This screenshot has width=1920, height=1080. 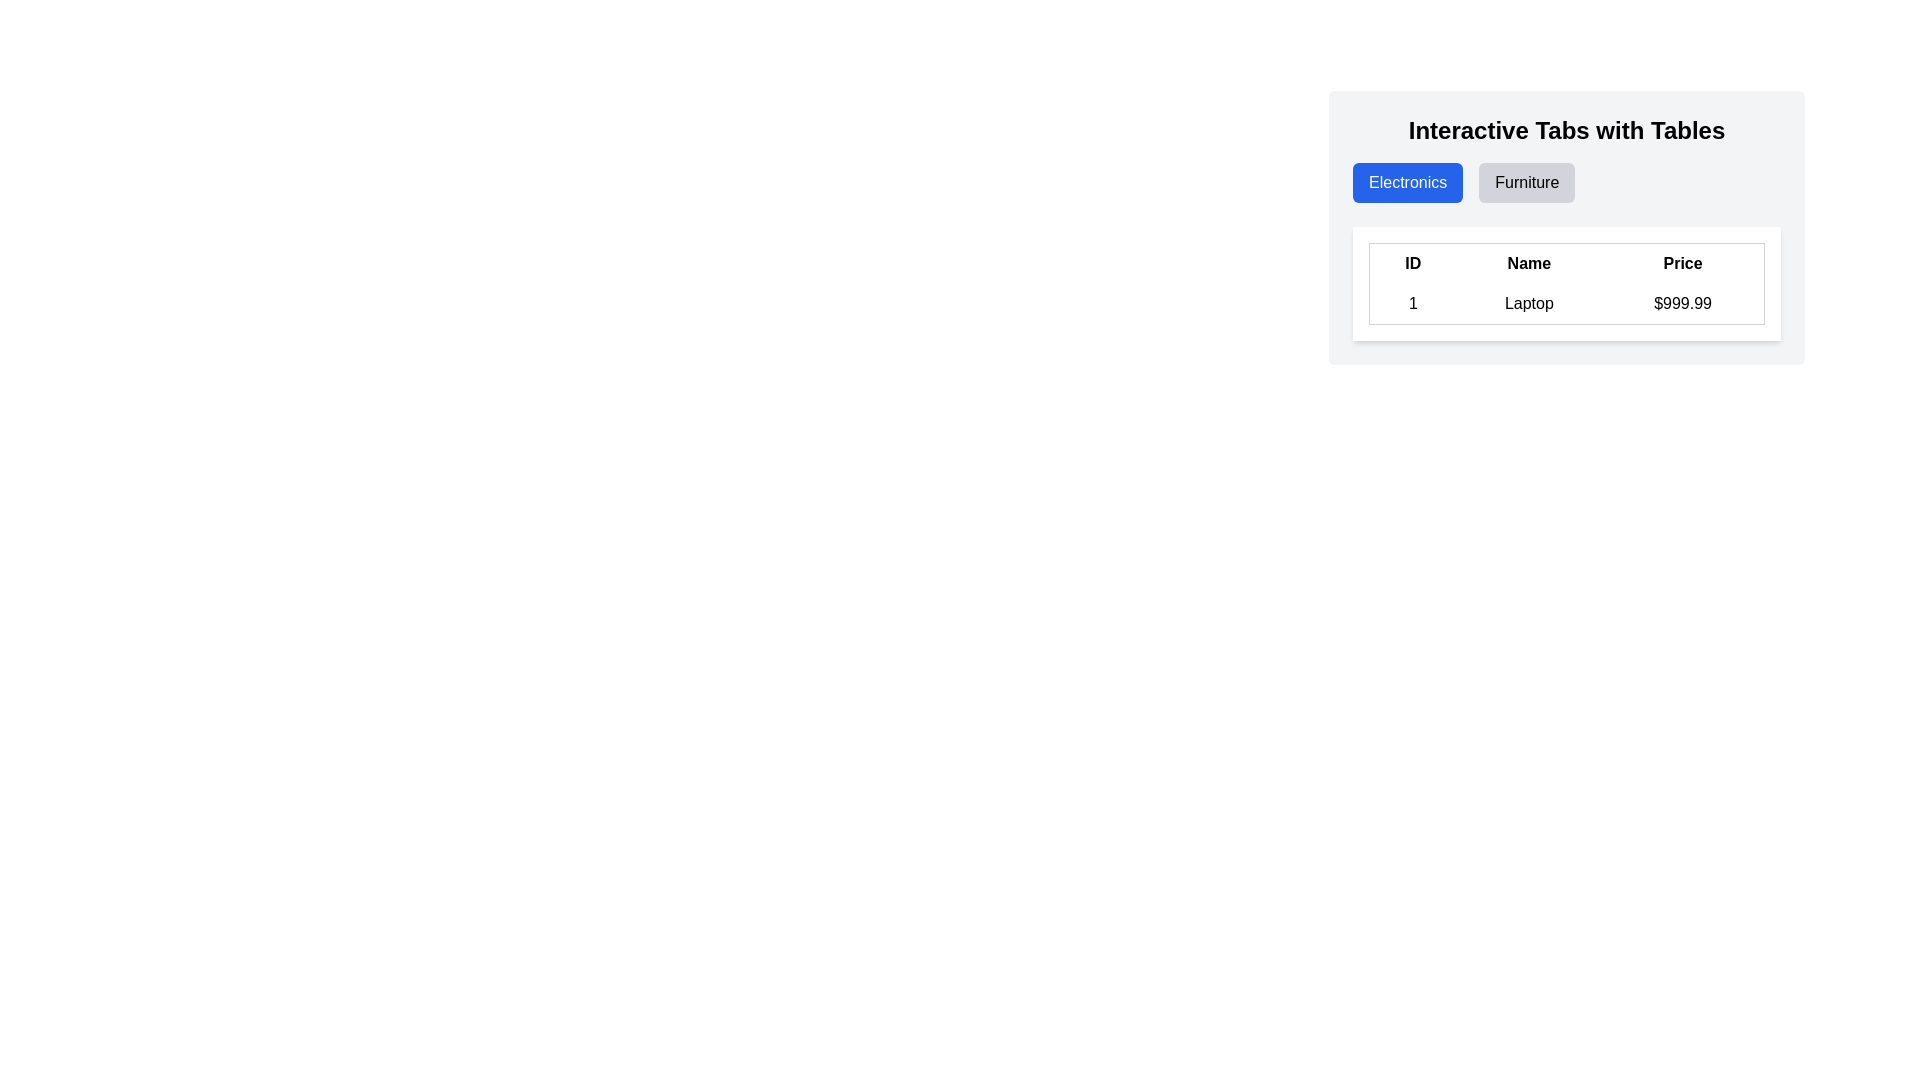 I want to click on the price text label located in the third column of the first row of the table, next to the 'Laptop' text label, so click(x=1682, y=304).